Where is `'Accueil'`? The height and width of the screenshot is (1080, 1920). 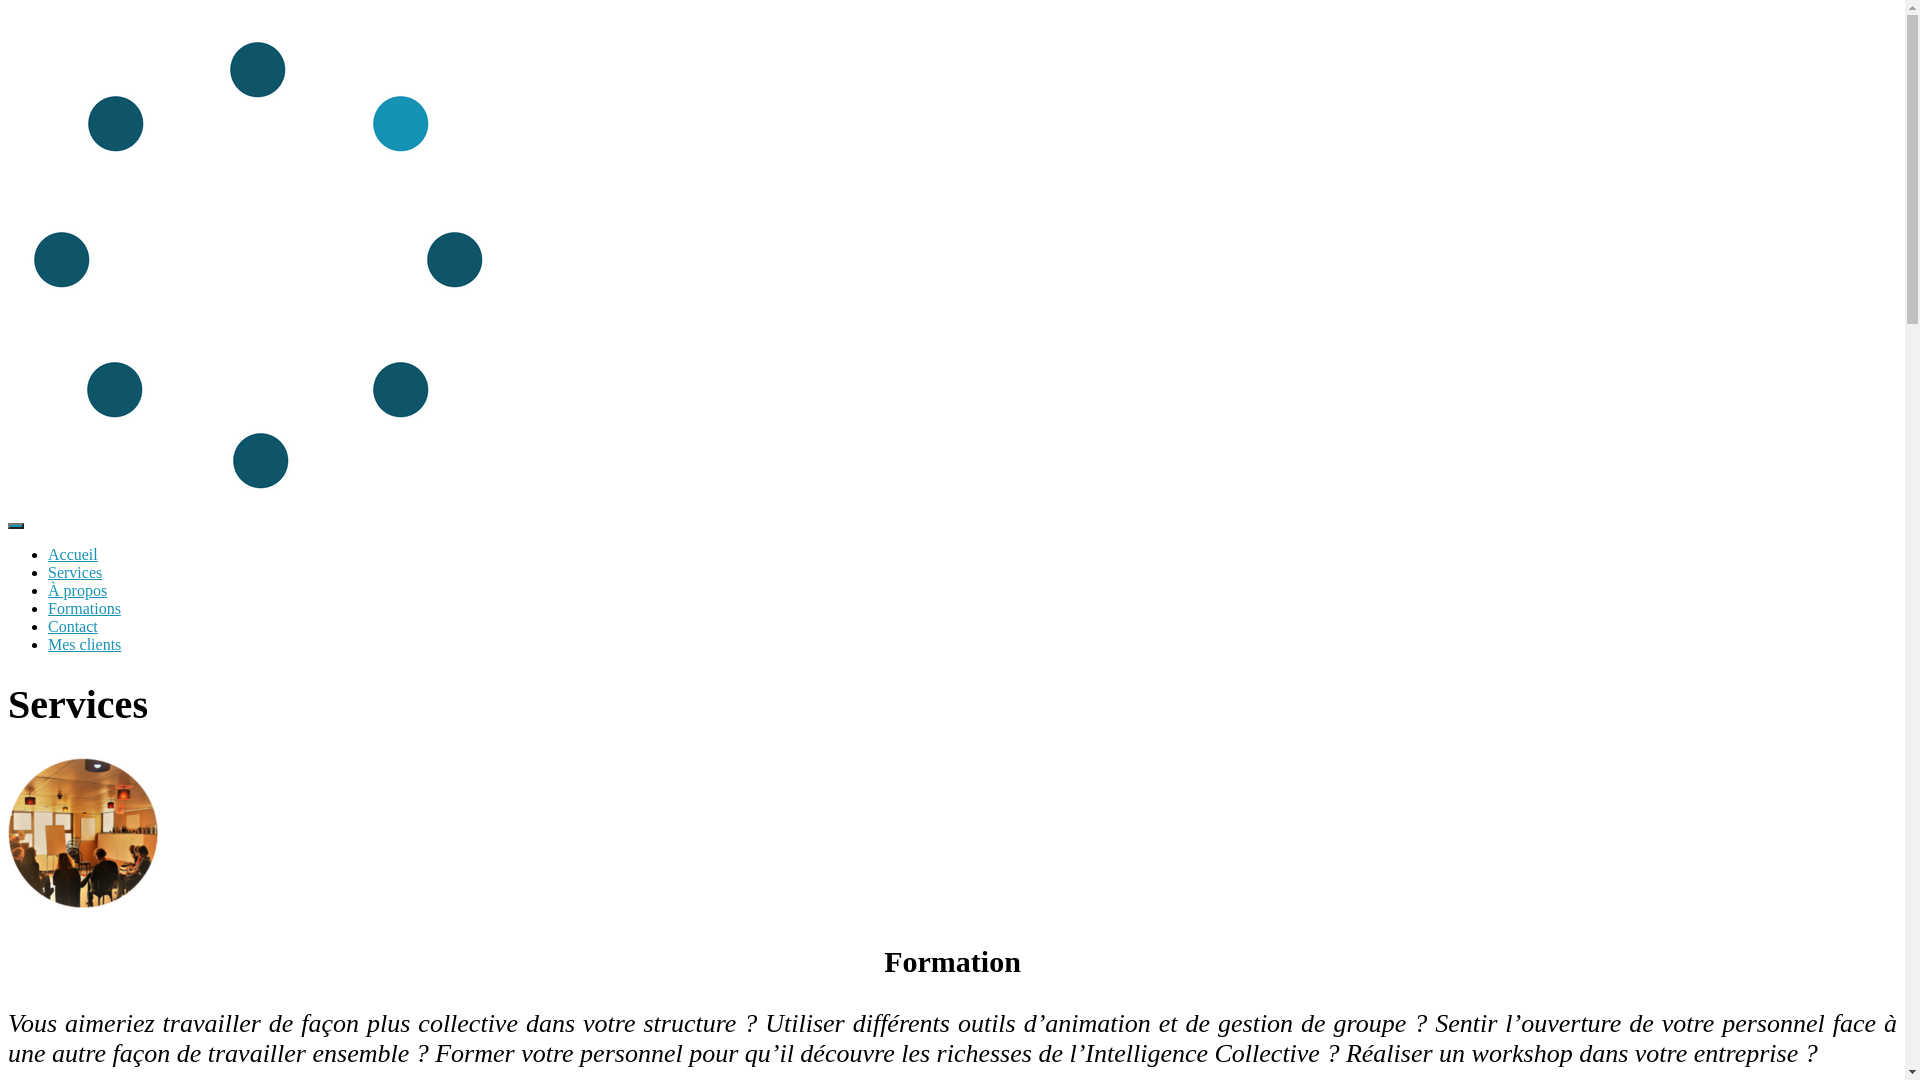 'Accueil' is located at coordinates (48, 554).